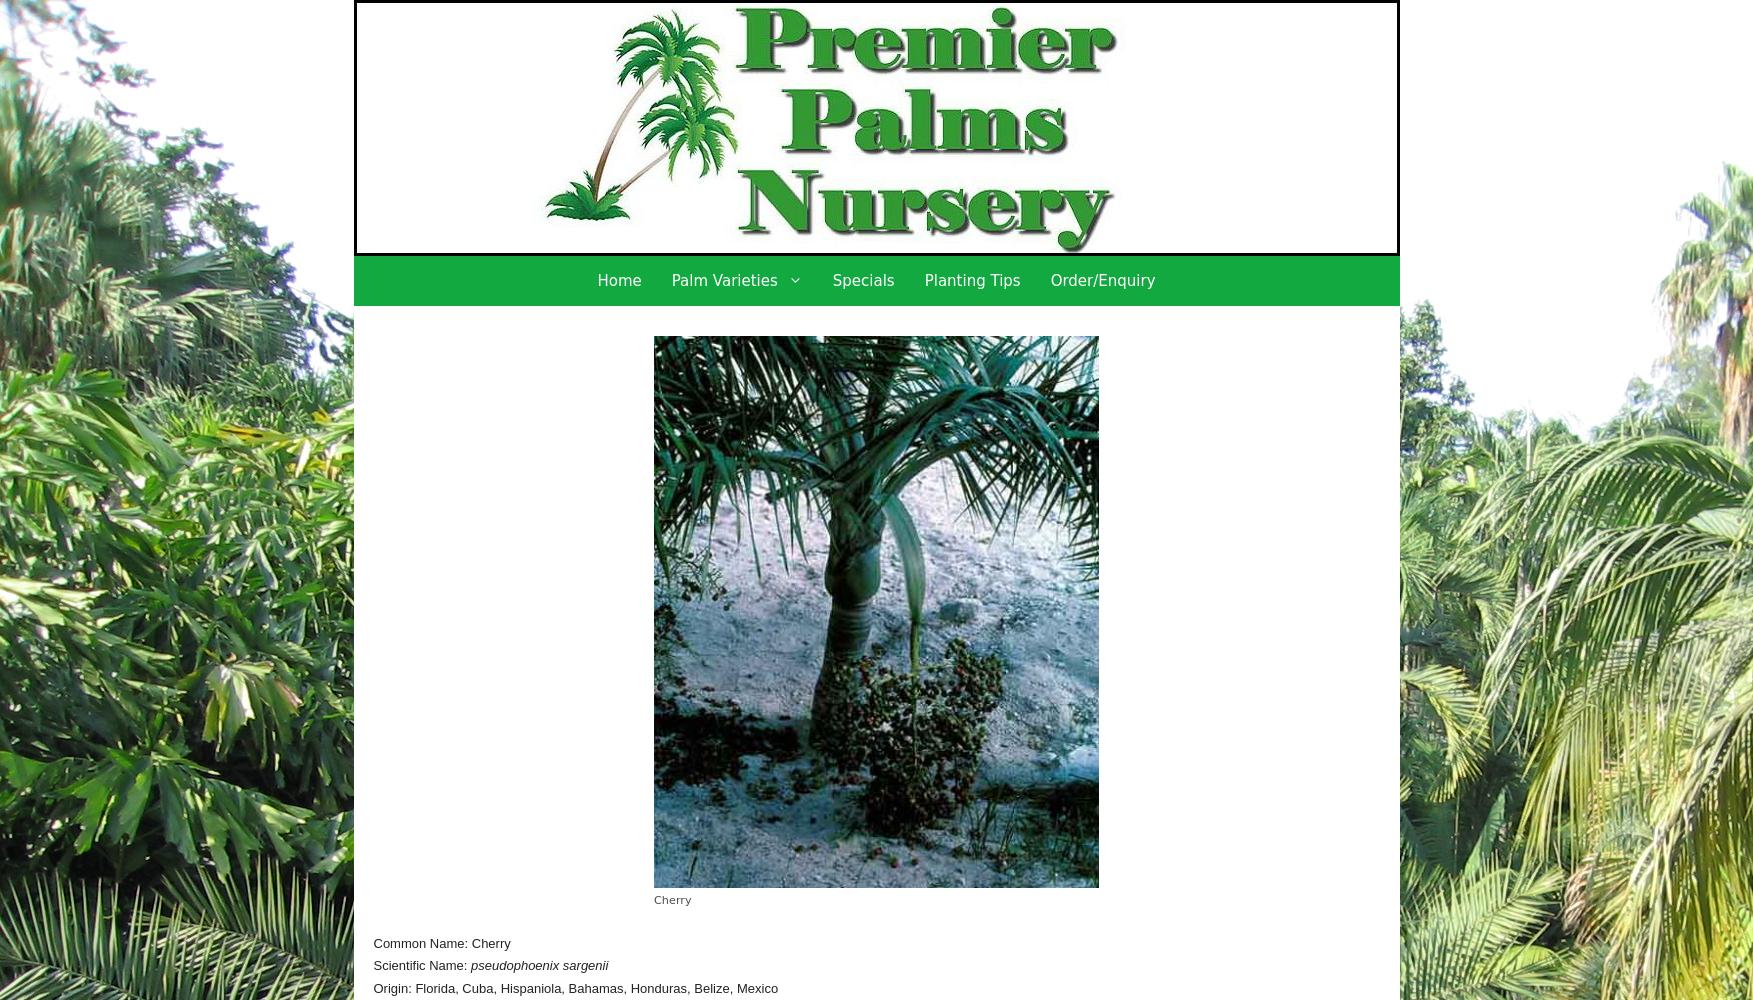  Describe the element at coordinates (440, 941) in the screenshot. I see `'Common Name: Cherry'` at that location.